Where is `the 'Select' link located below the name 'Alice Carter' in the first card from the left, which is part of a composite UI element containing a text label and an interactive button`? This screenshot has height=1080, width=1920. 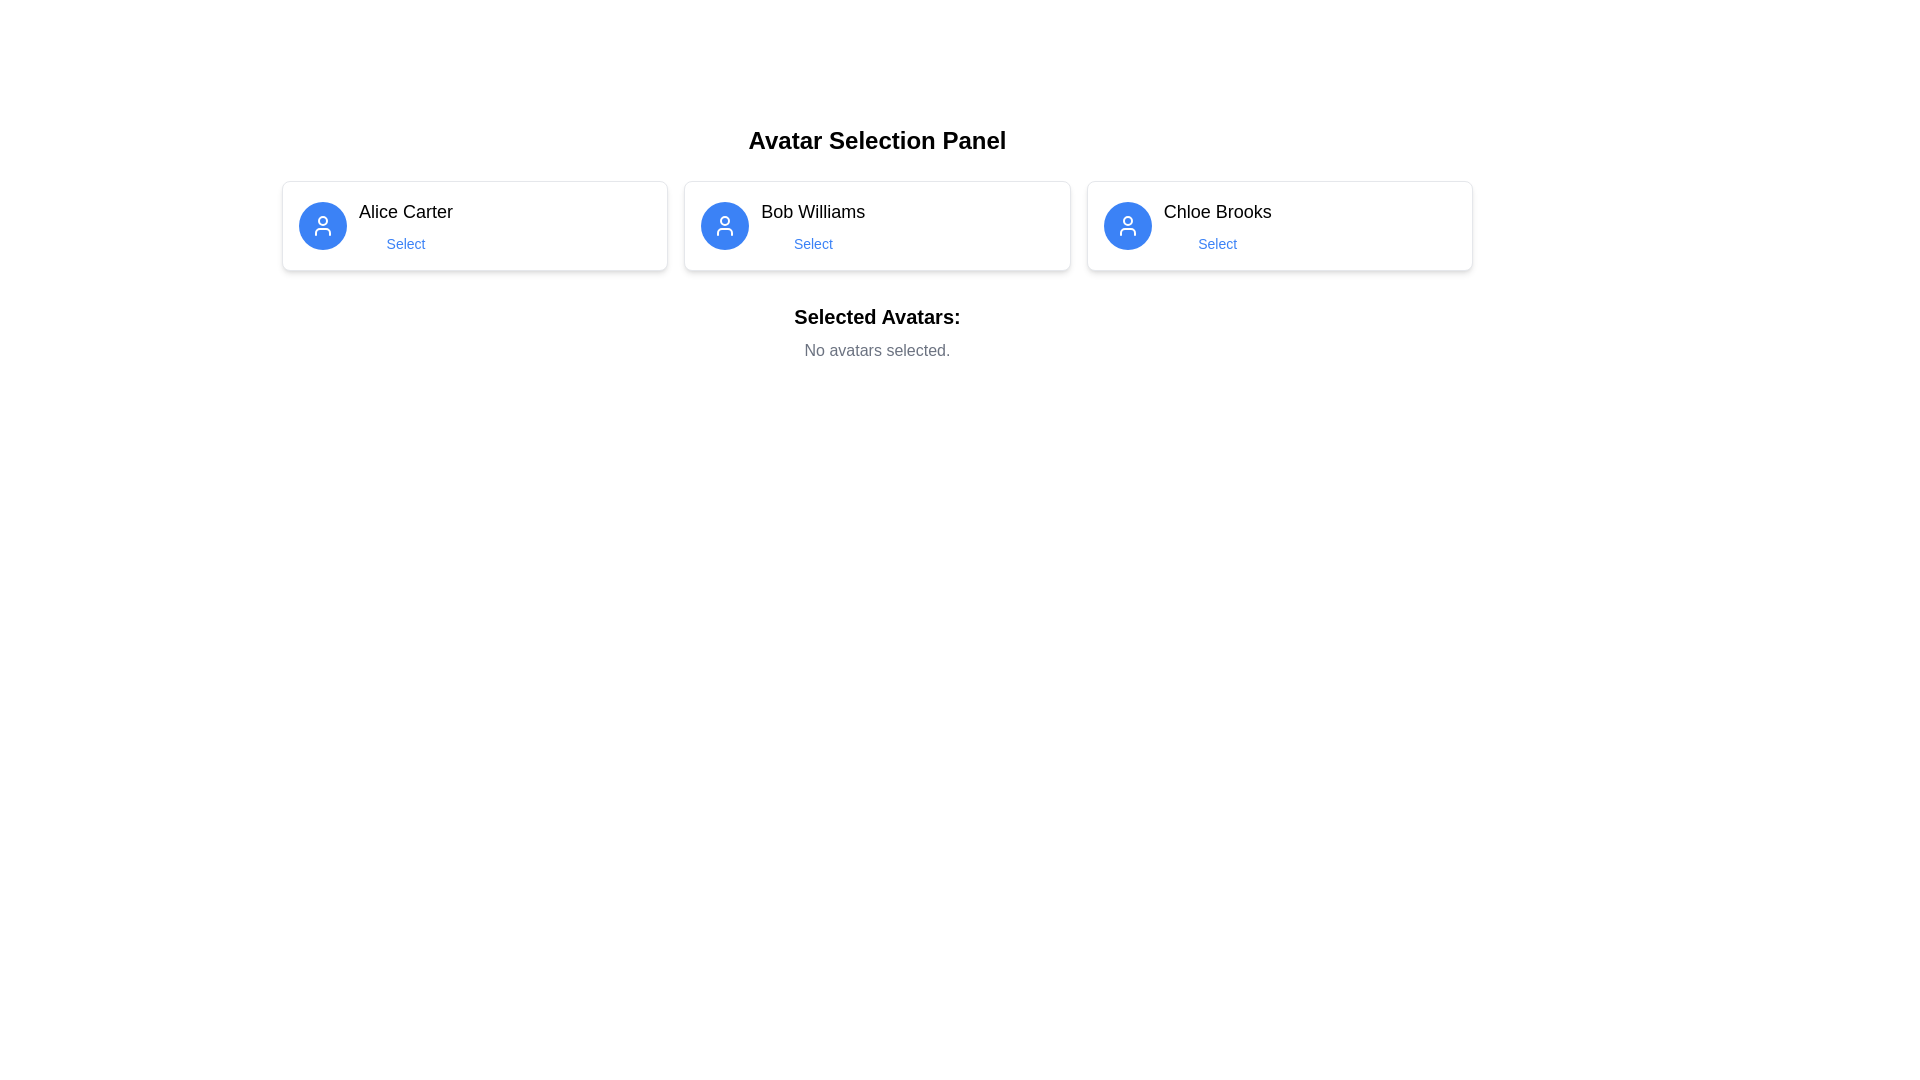 the 'Select' link located below the name 'Alice Carter' in the first card from the left, which is part of a composite UI element containing a text label and an interactive button is located at coordinates (405, 225).